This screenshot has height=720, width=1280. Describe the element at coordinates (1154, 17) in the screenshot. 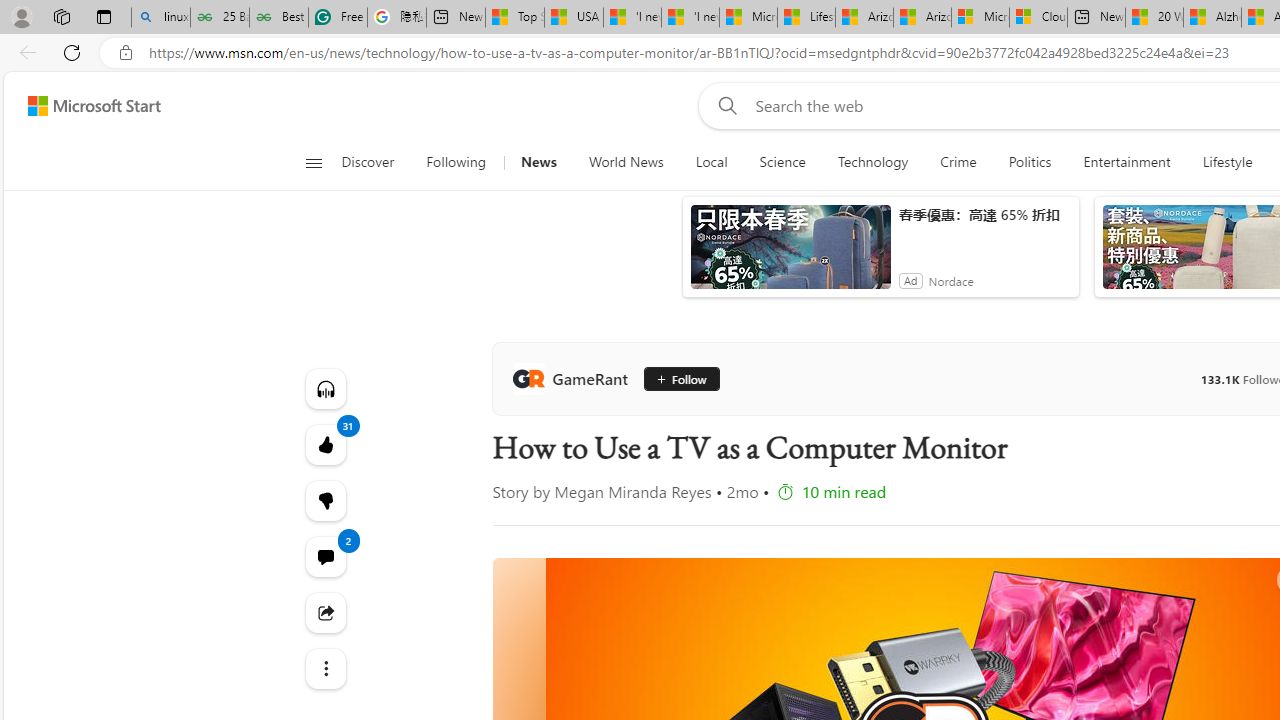

I see `'20 Ways to Boost Your Protein Intake at Every Meal'` at that location.